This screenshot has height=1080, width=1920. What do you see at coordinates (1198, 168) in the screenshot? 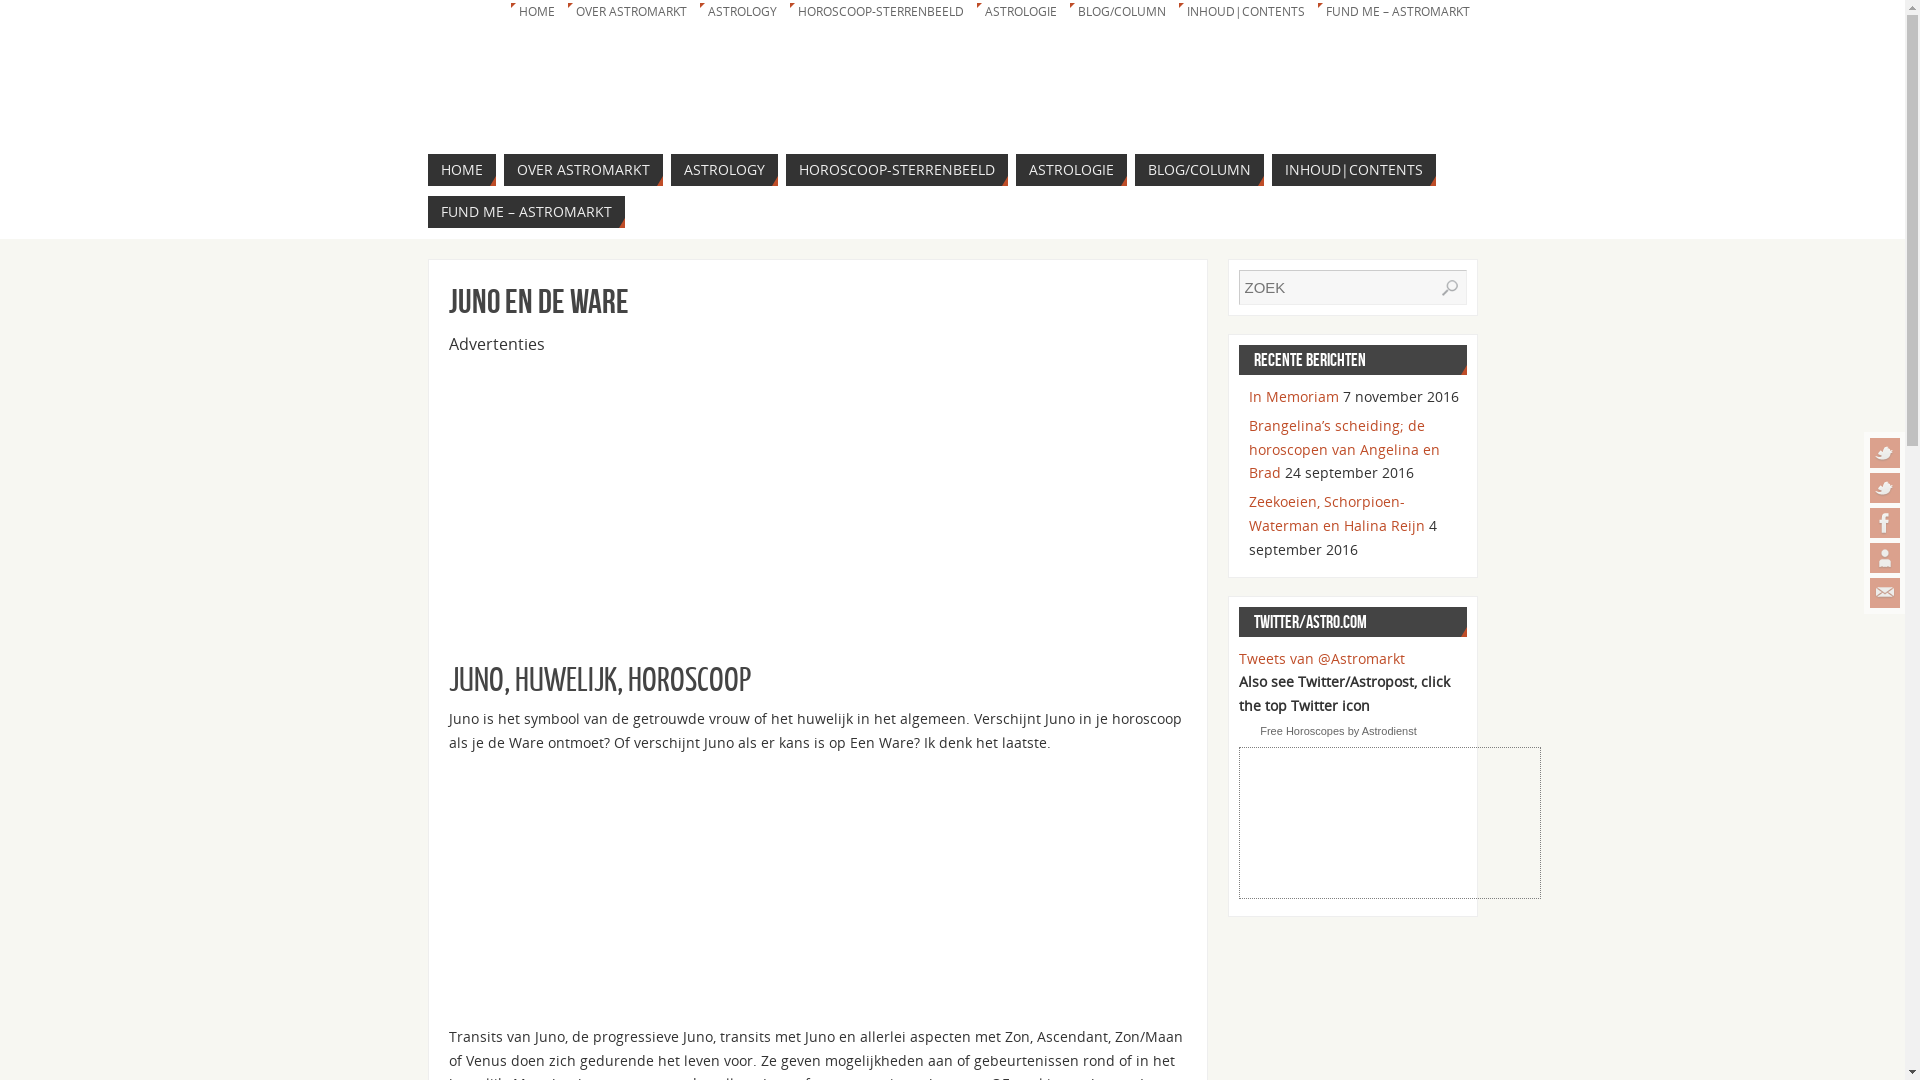
I see `'BLOG/COLUMN'` at bounding box center [1198, 168].